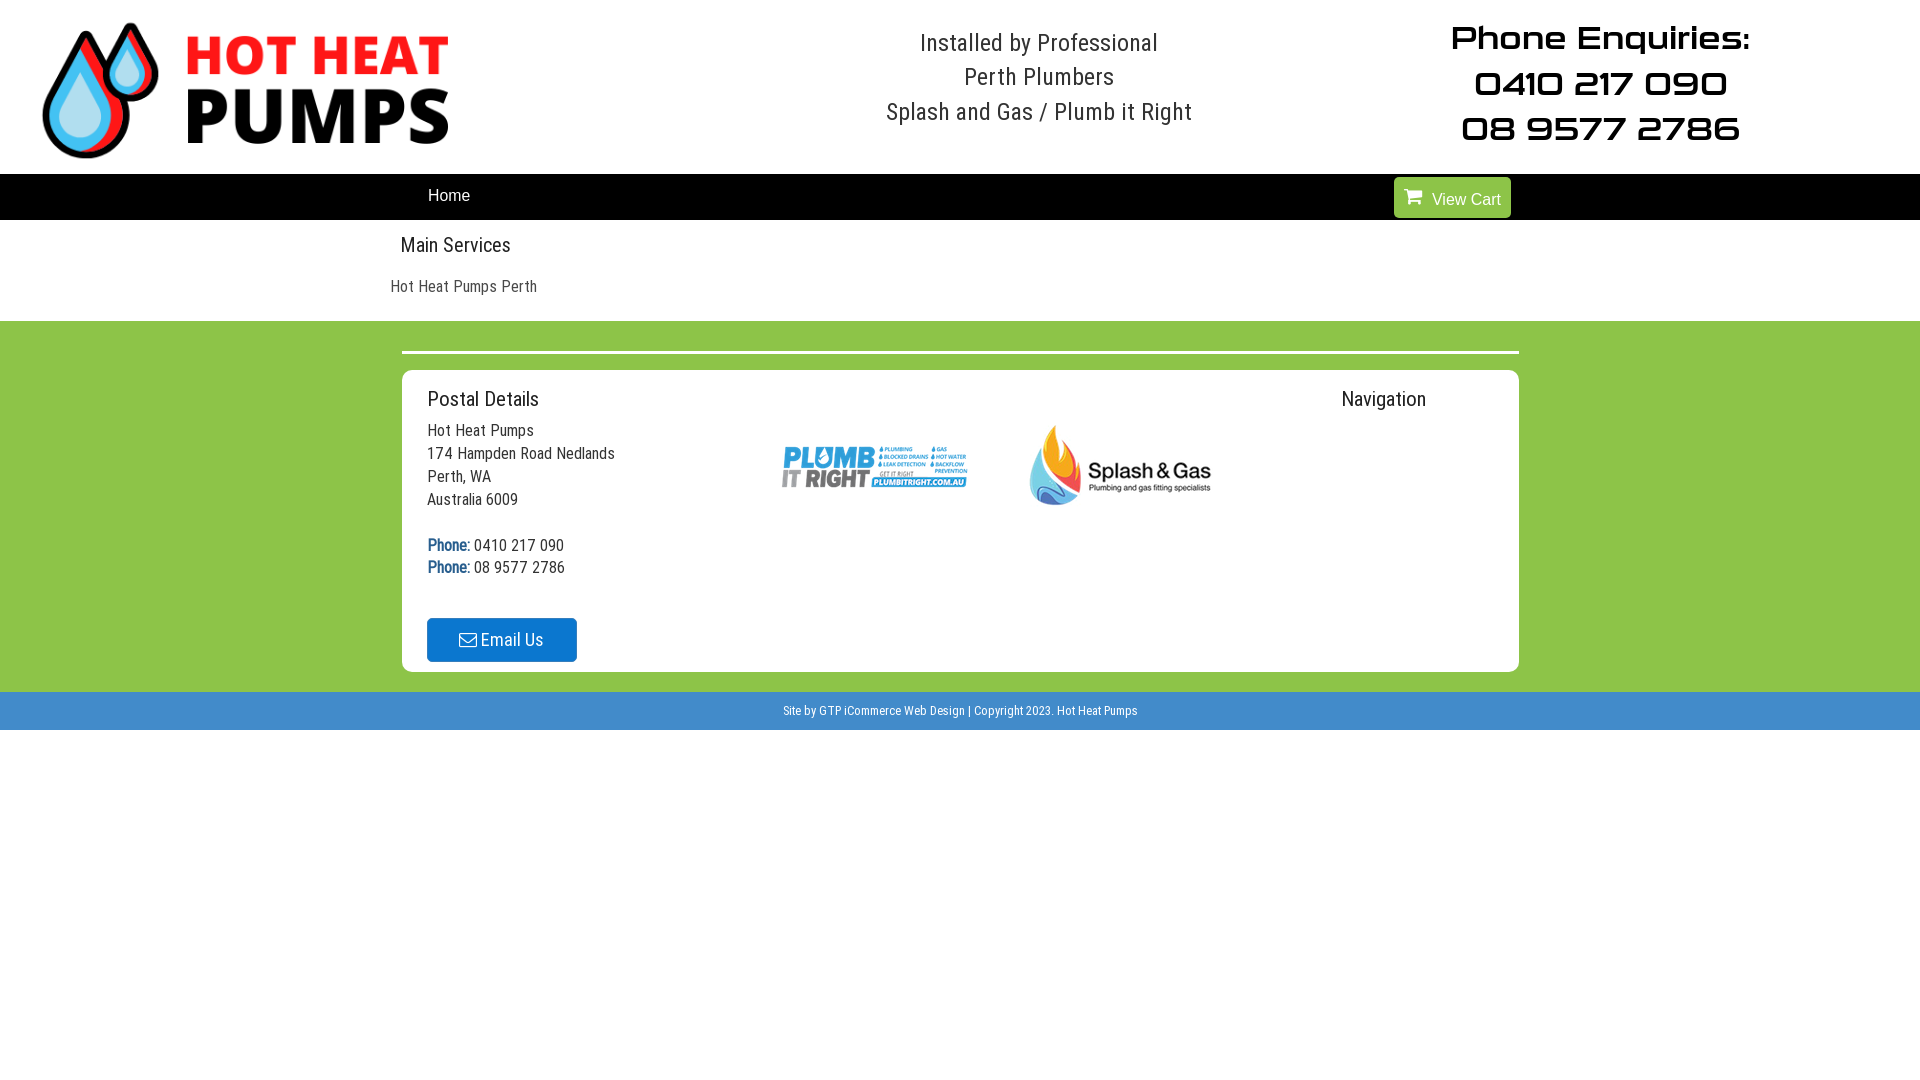  I want to click on 'Plumb it Right', so click(876, 462).